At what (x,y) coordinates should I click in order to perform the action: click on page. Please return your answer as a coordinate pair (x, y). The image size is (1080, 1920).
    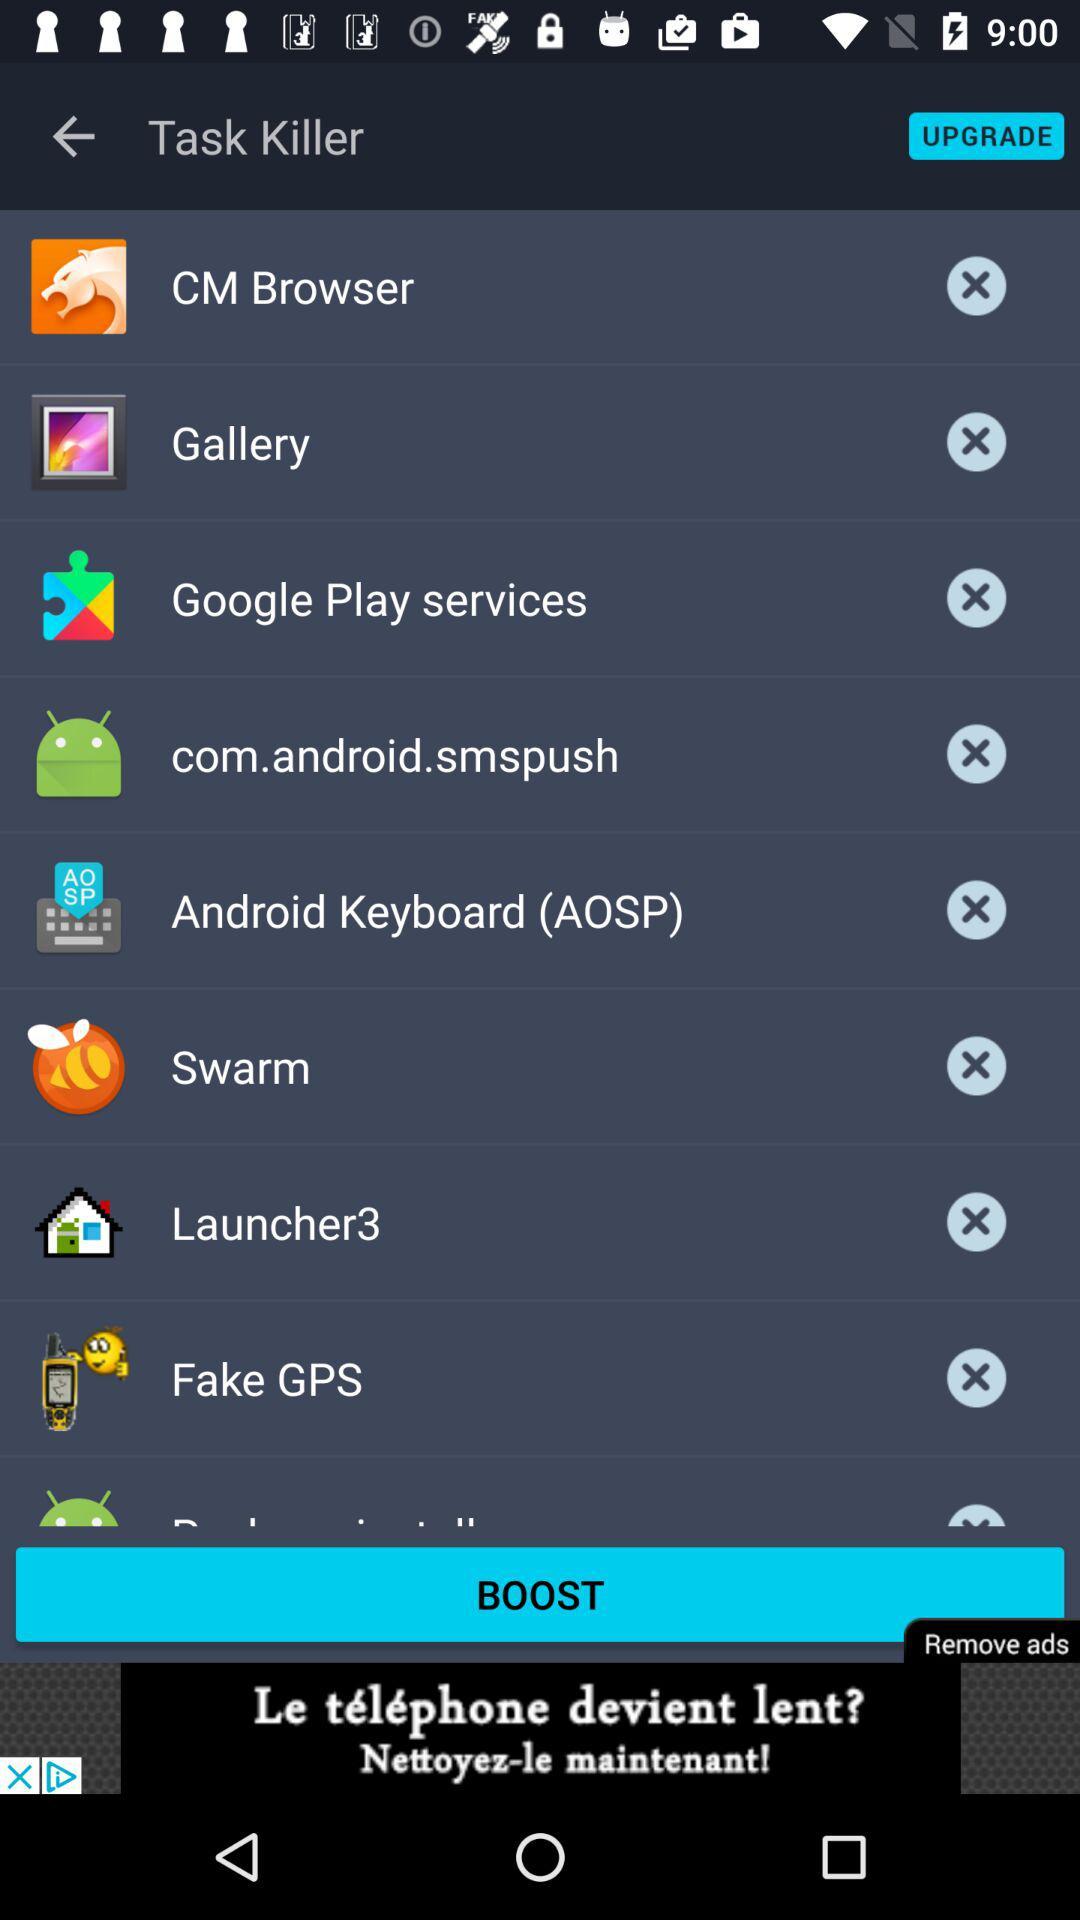
    Looking at the image, I should click on (976, 909).